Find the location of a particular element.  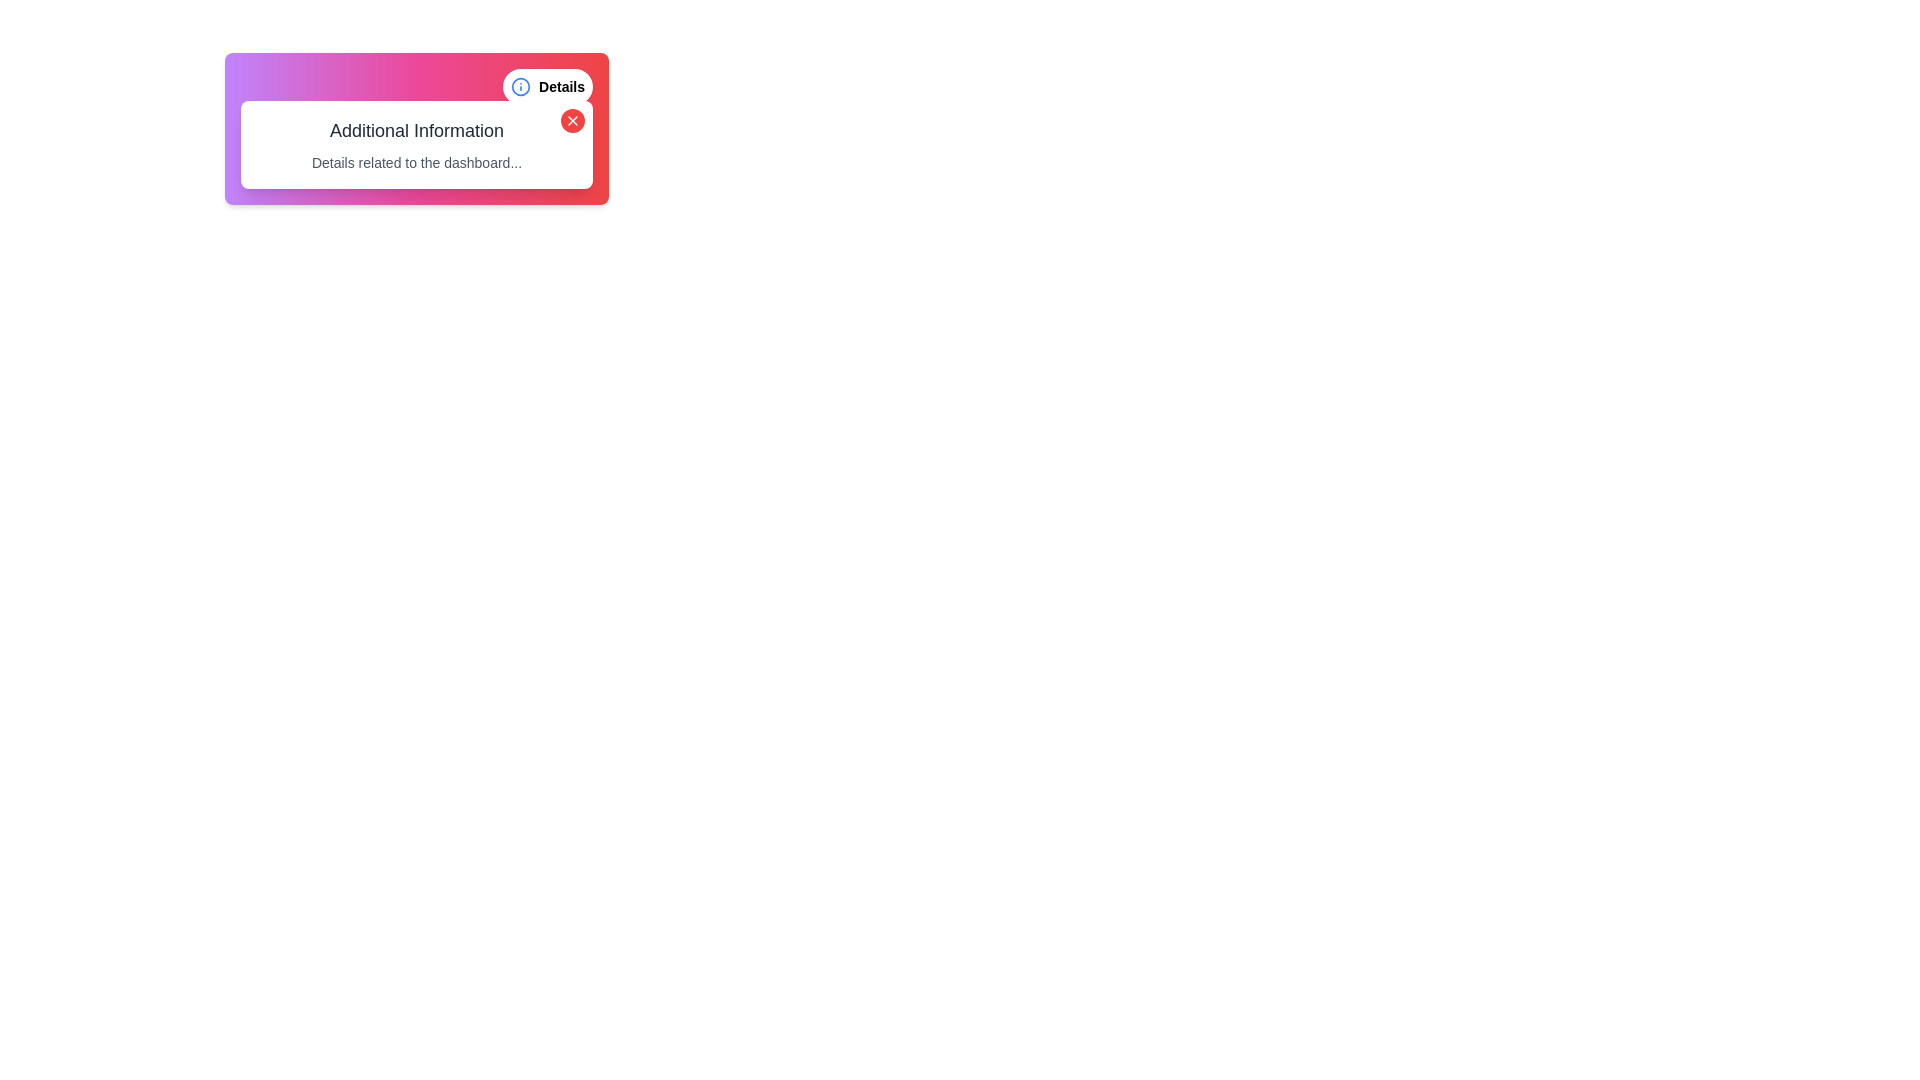

the close icon button located in the upper-right corner of the card-like interface is located at coordinates (571, 120).